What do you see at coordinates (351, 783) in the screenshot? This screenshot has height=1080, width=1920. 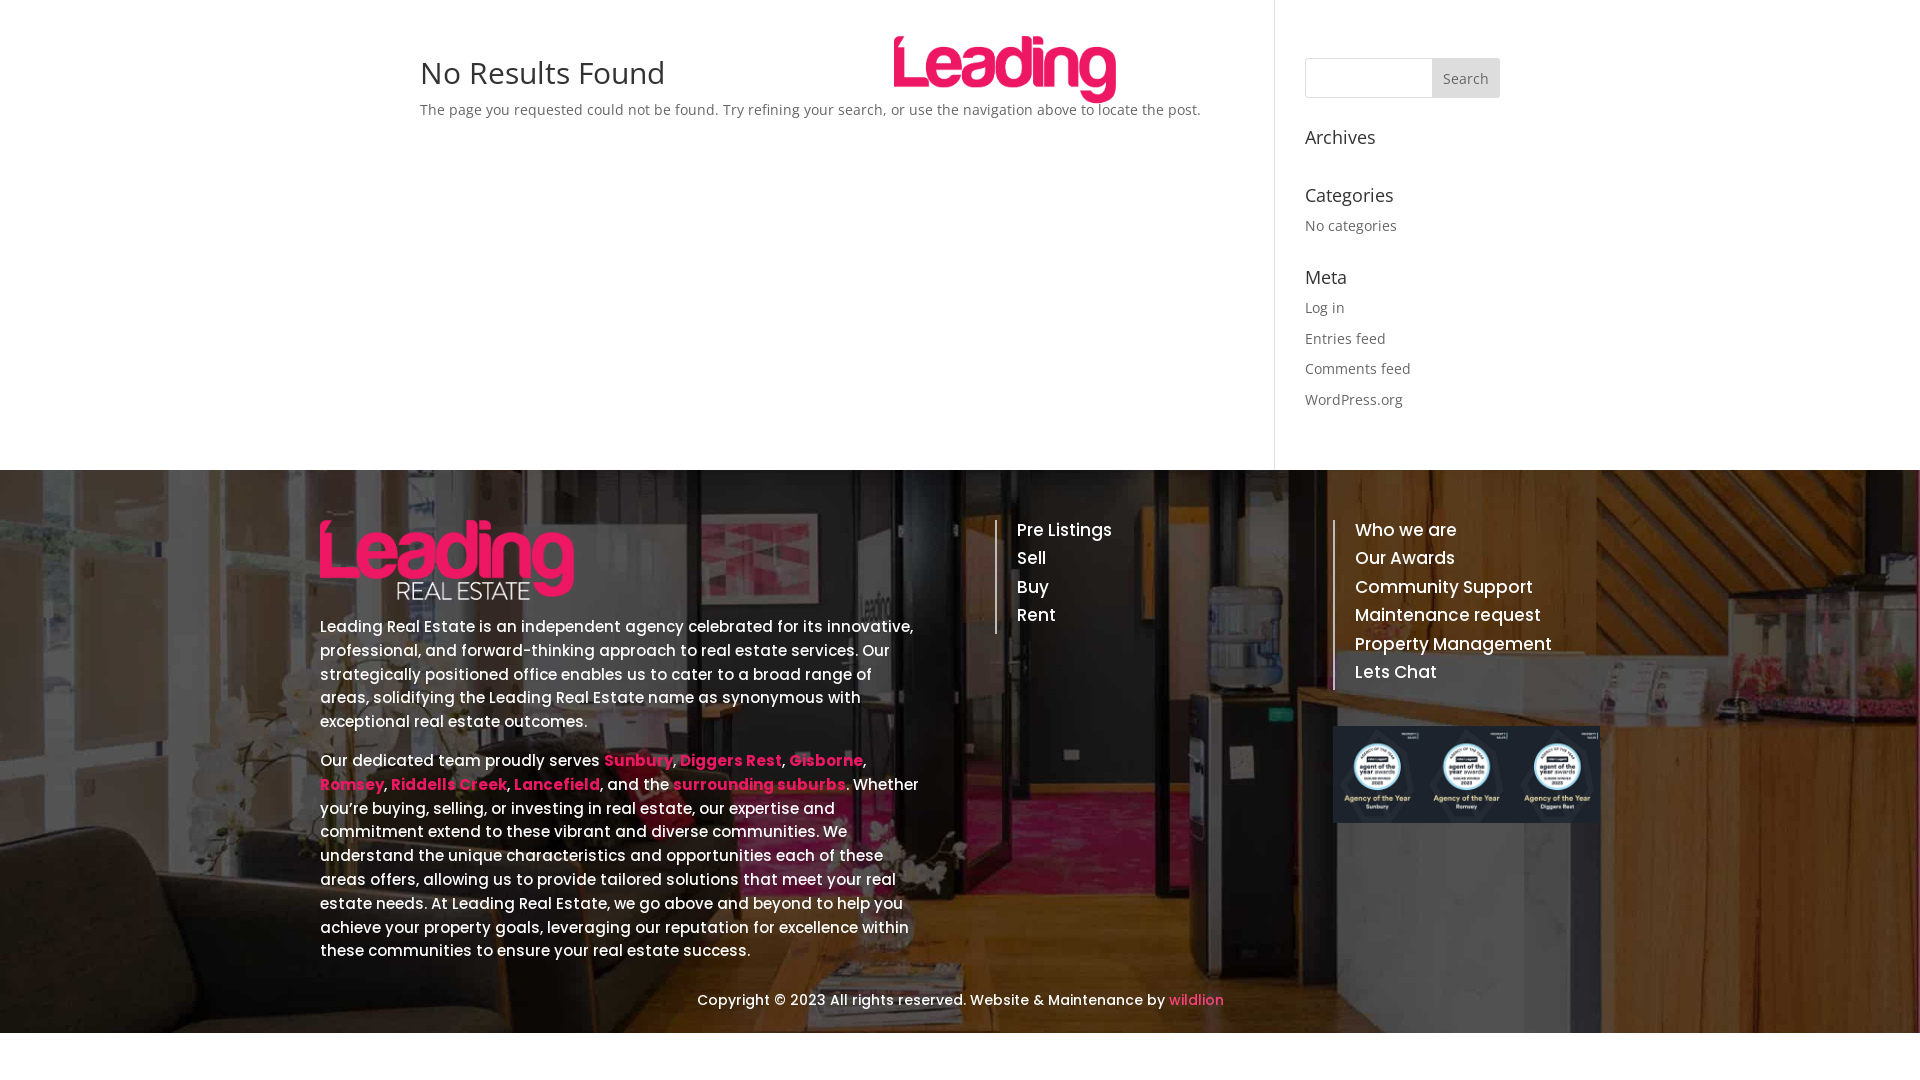 I see `'Romsey'` at bounding box center [351, 783].